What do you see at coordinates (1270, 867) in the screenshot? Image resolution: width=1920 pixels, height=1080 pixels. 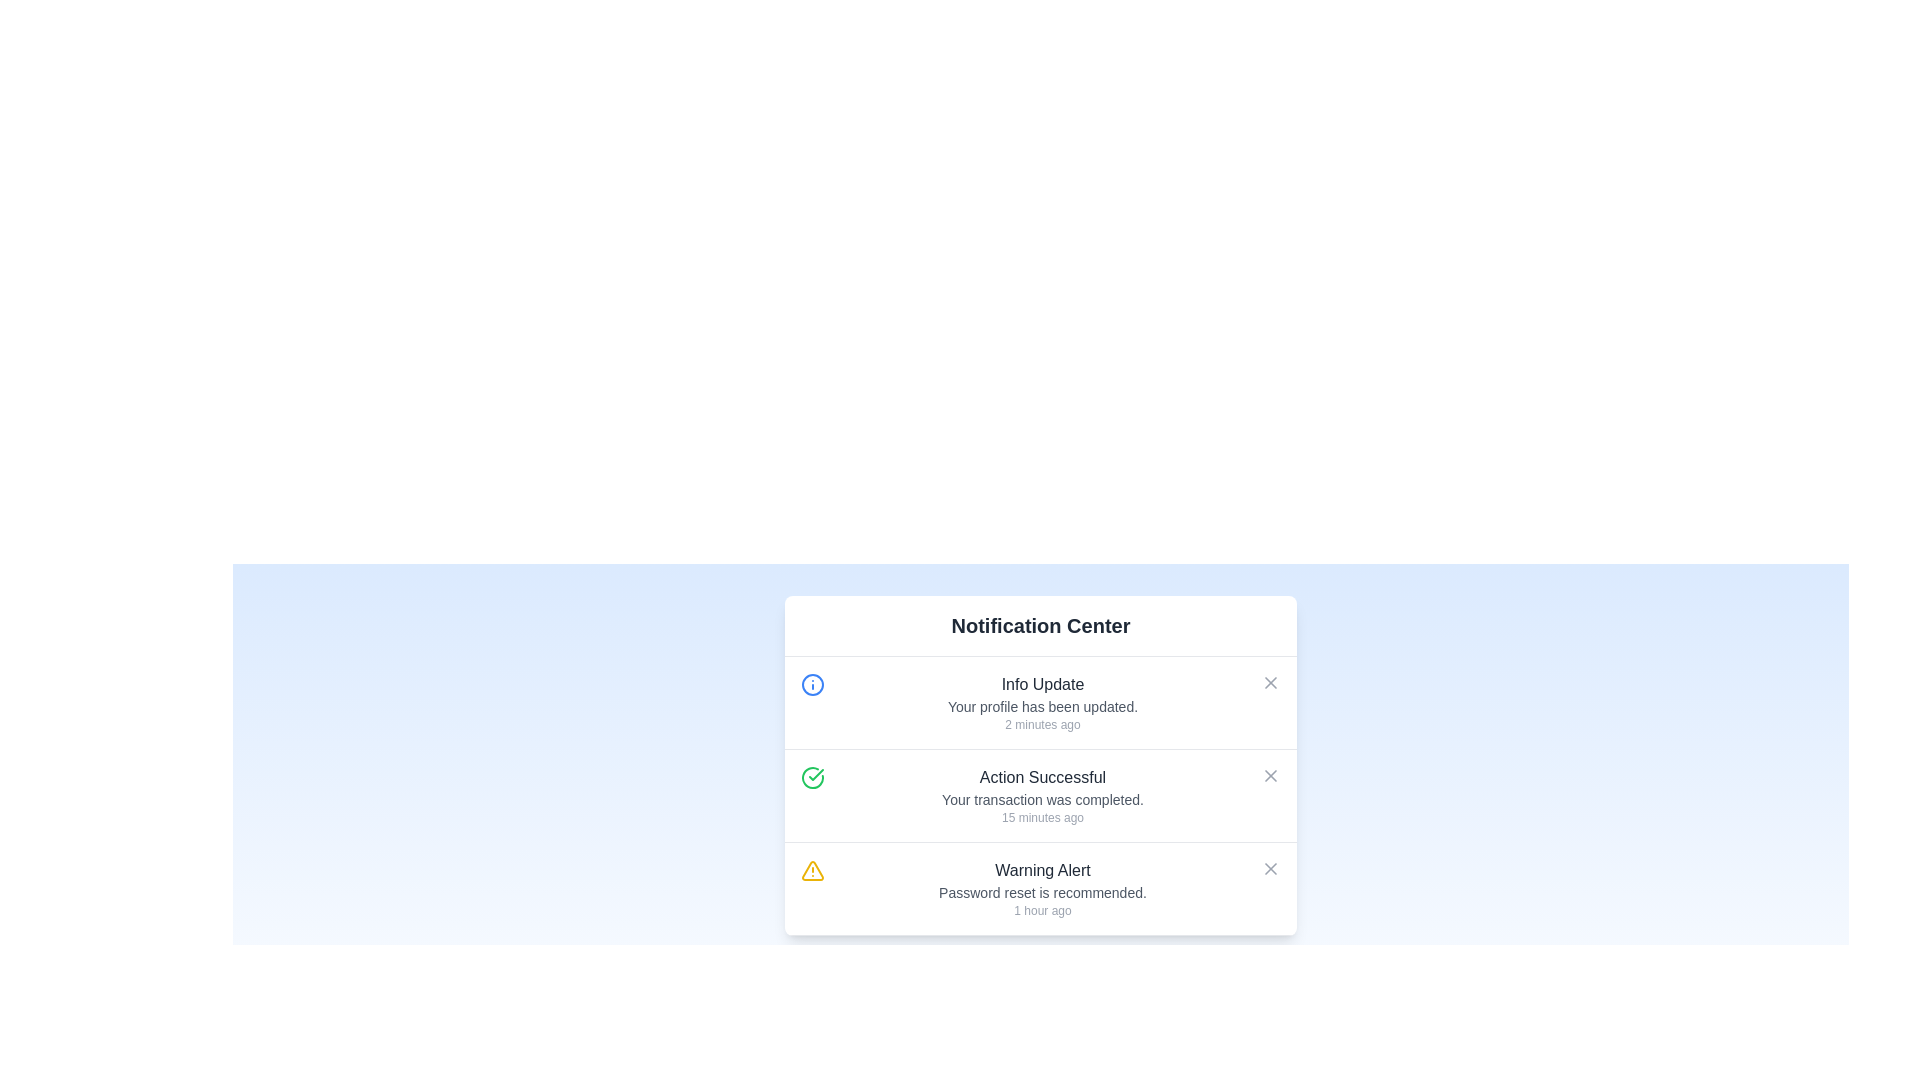 I see `the cross graphic icon outlined in a minimalistic style, which serves as the dismissal option for the 'Warning Alert - Password reset is recommended' notification` at bounding box center [1270, 867].